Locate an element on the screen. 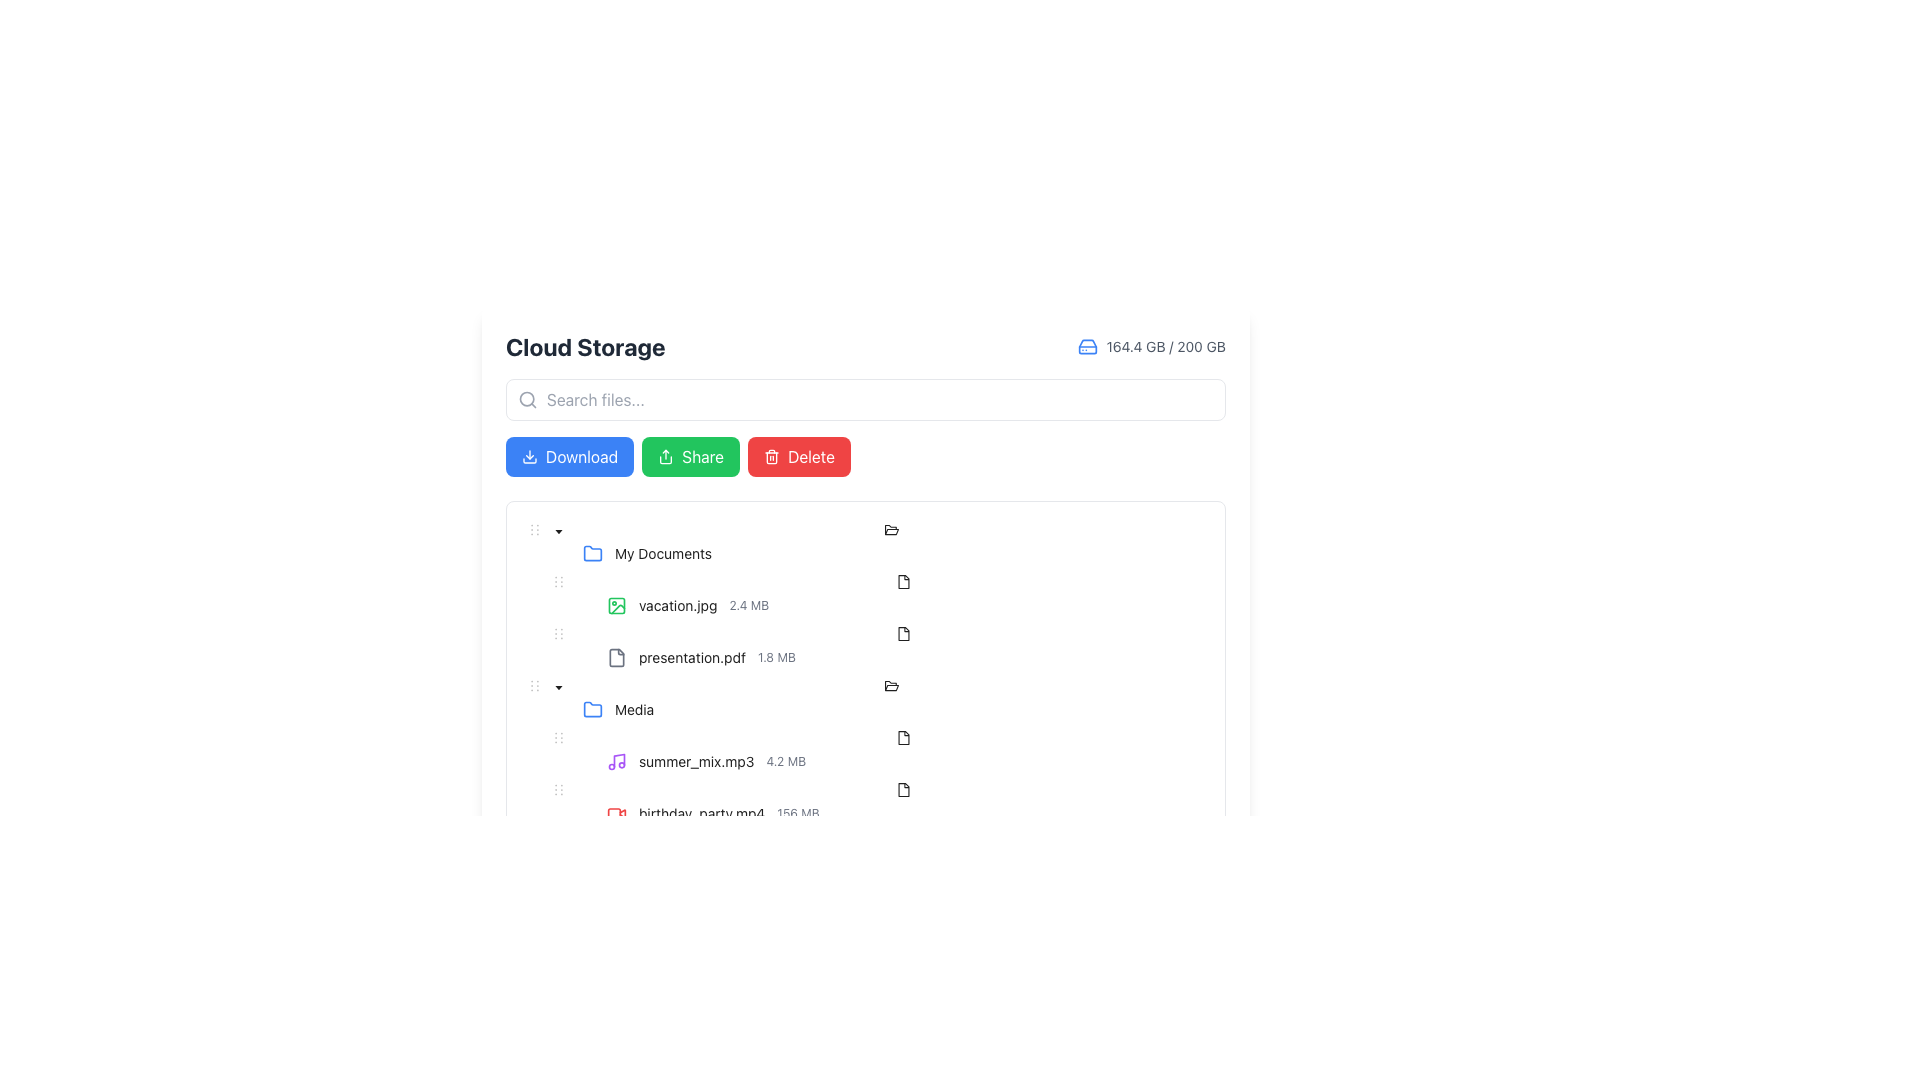  the selectable audio file representation element located in the 'Media' folder of the directory interface is located at coordinates (865, 749).